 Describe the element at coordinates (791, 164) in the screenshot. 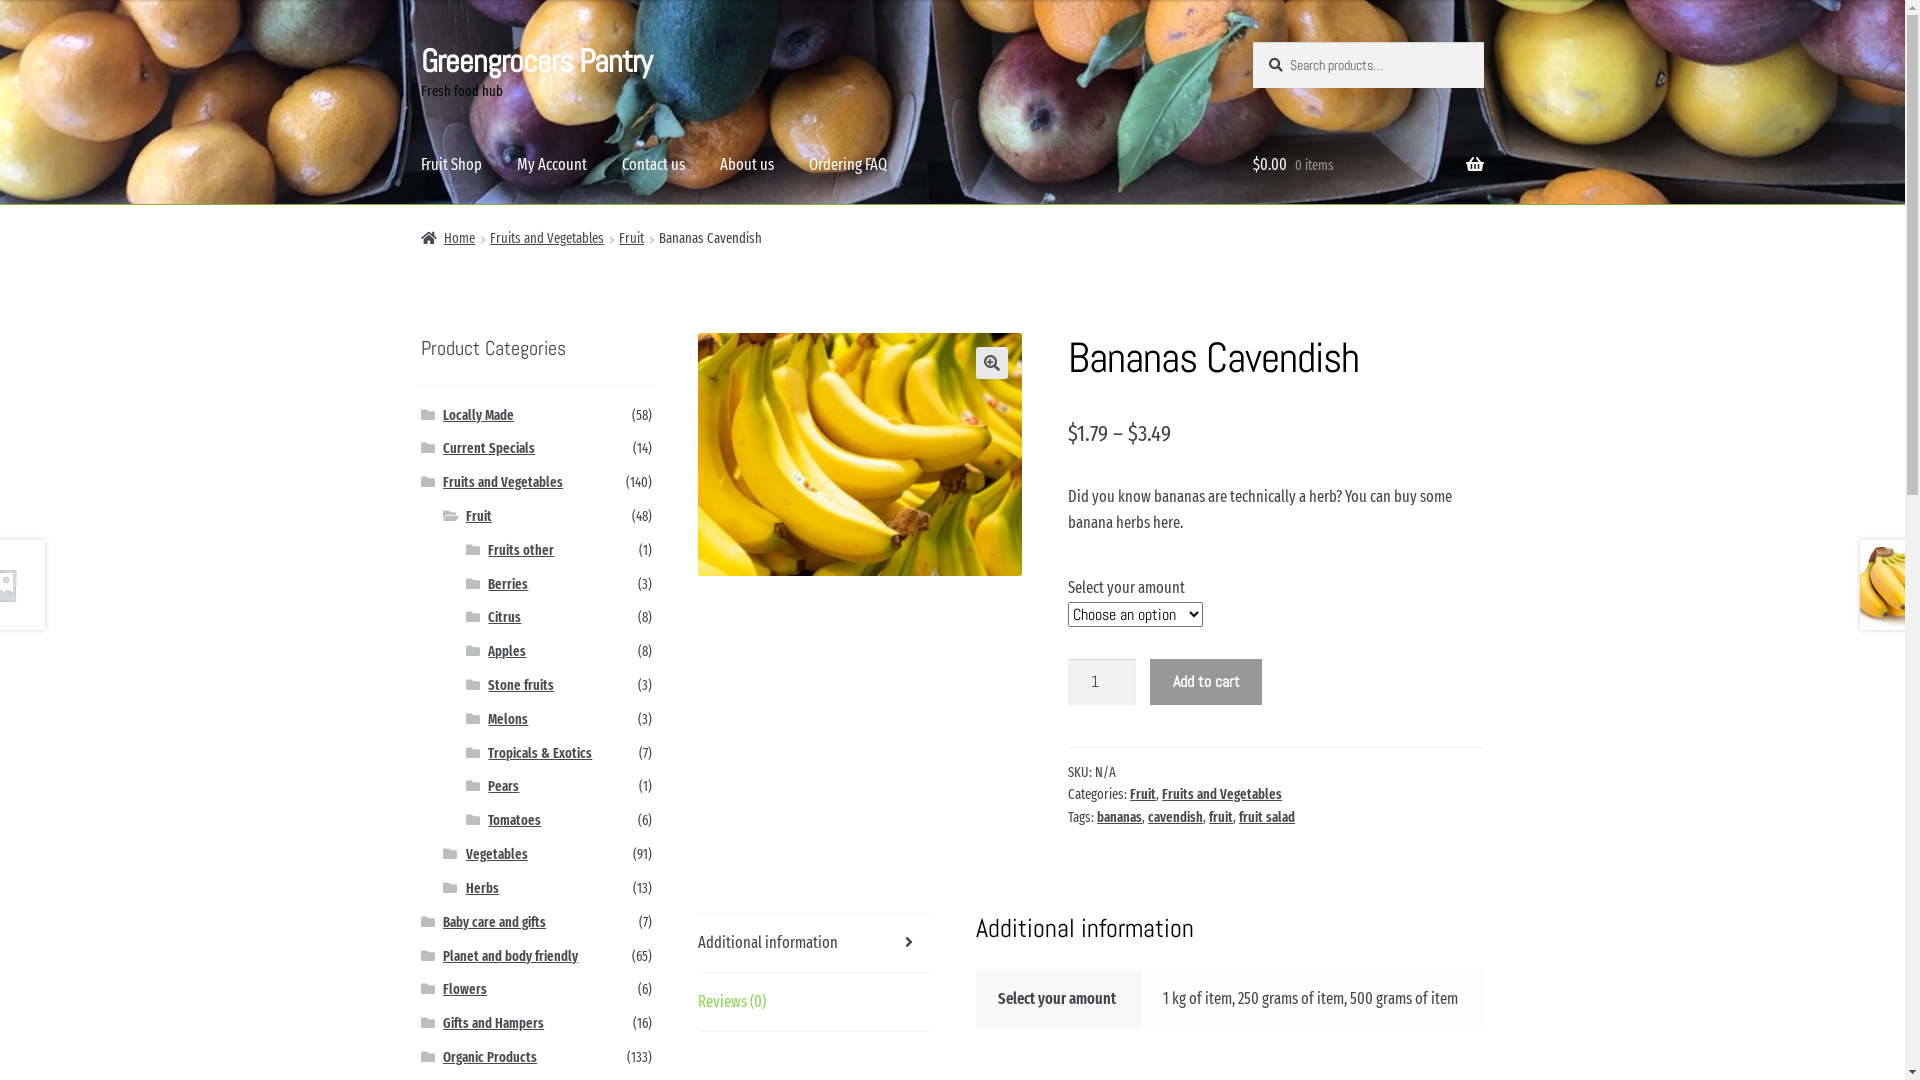

I see `'Ordering FAQ'` at that location.